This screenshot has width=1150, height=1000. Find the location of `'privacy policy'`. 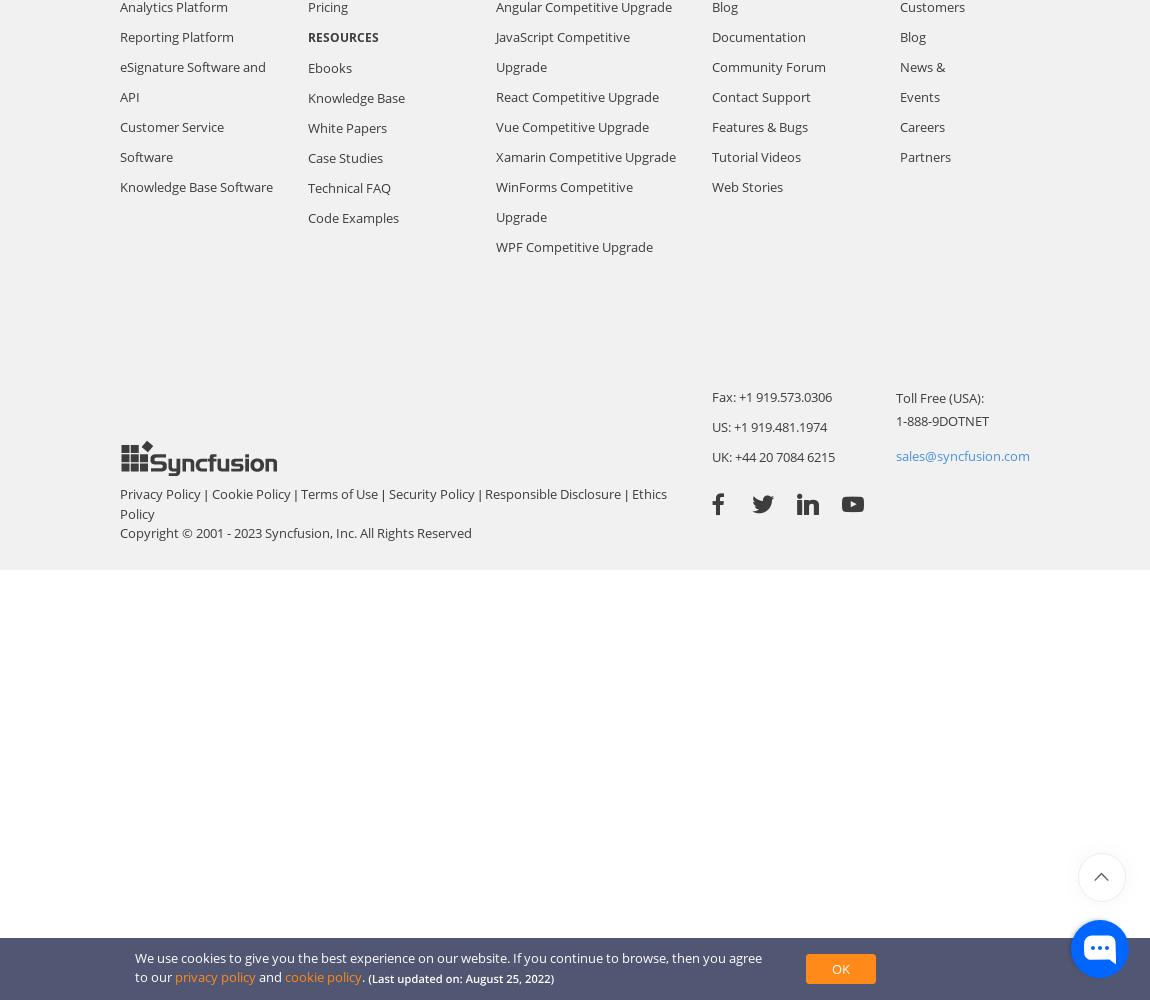

'privacy policy' is located at coordinates (174, 976).